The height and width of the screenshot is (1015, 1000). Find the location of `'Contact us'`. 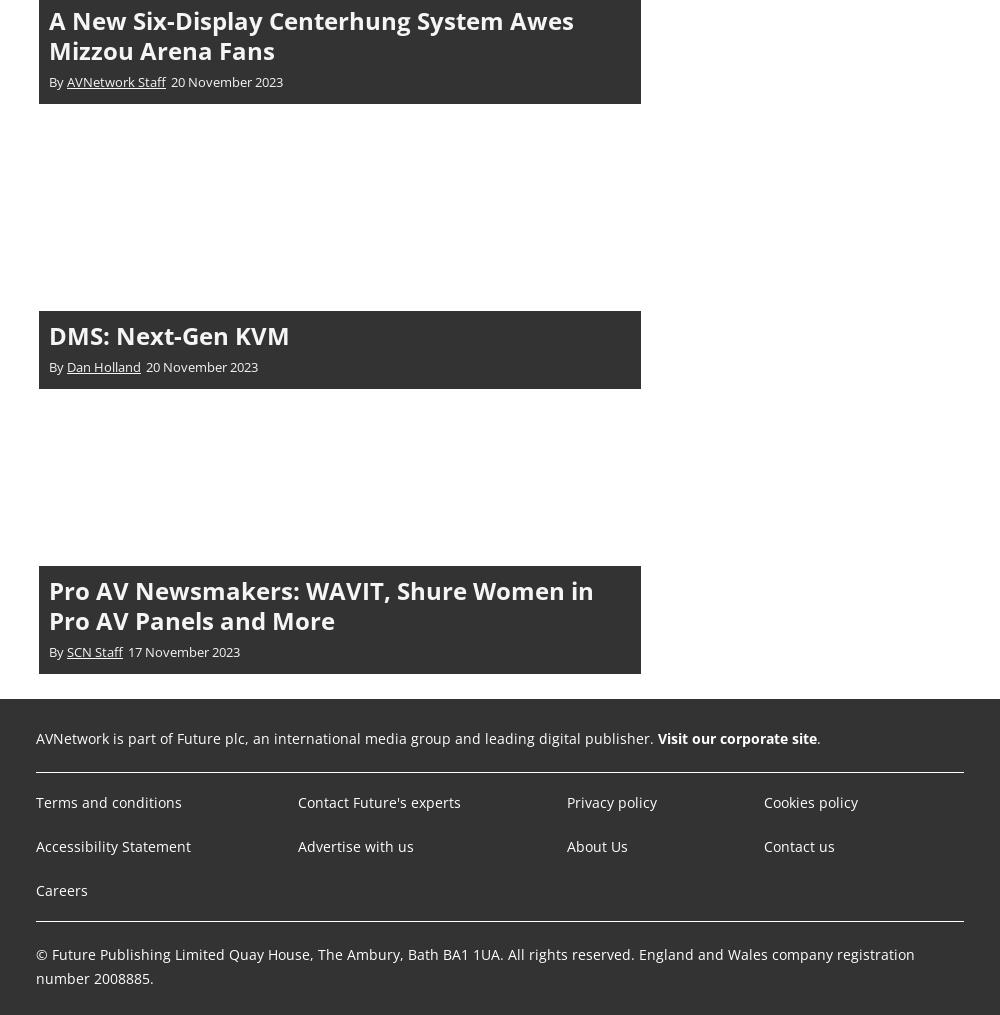

'Contact us' is located at coordinates (763, 845).